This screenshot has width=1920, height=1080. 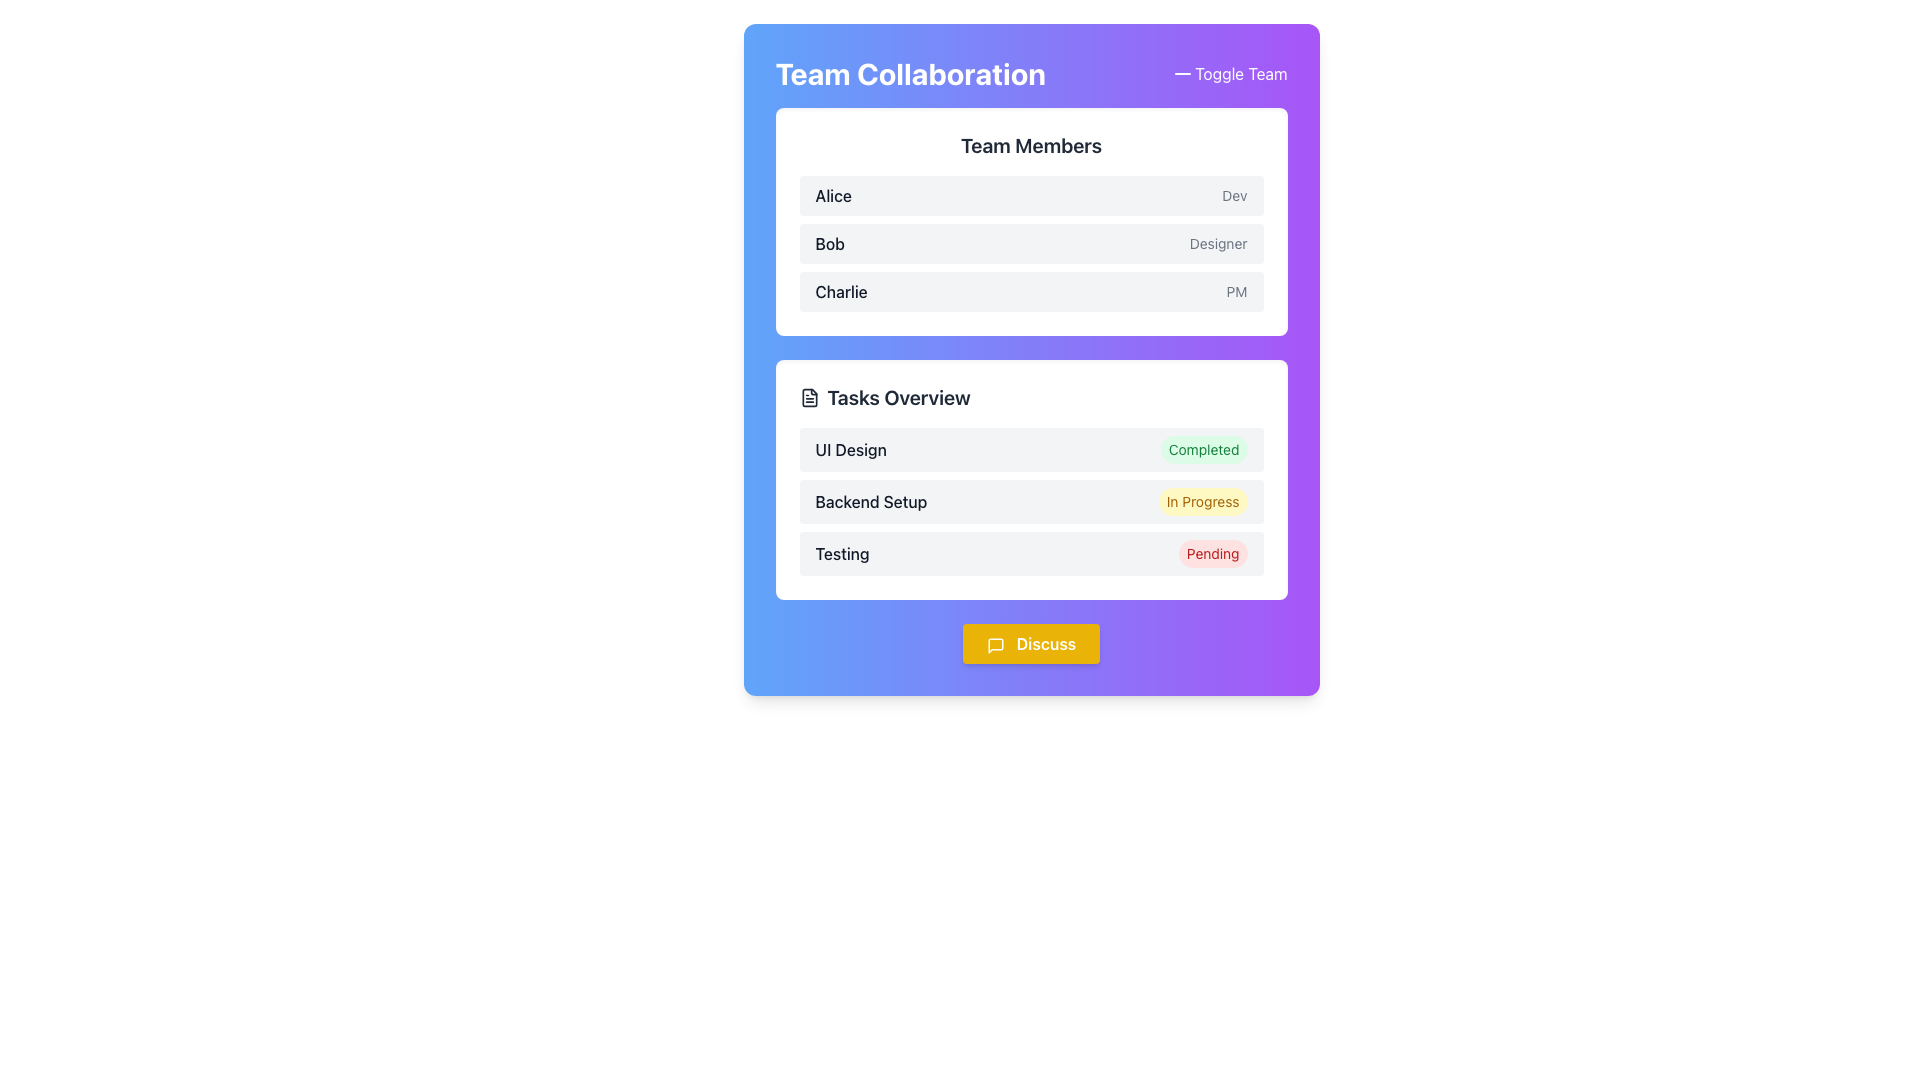 I want to click on the status badge indicating that the 'Backend Setup' task is currently in progress, located in the 'Tasks Overview' section, so click(x=1202, y=500).